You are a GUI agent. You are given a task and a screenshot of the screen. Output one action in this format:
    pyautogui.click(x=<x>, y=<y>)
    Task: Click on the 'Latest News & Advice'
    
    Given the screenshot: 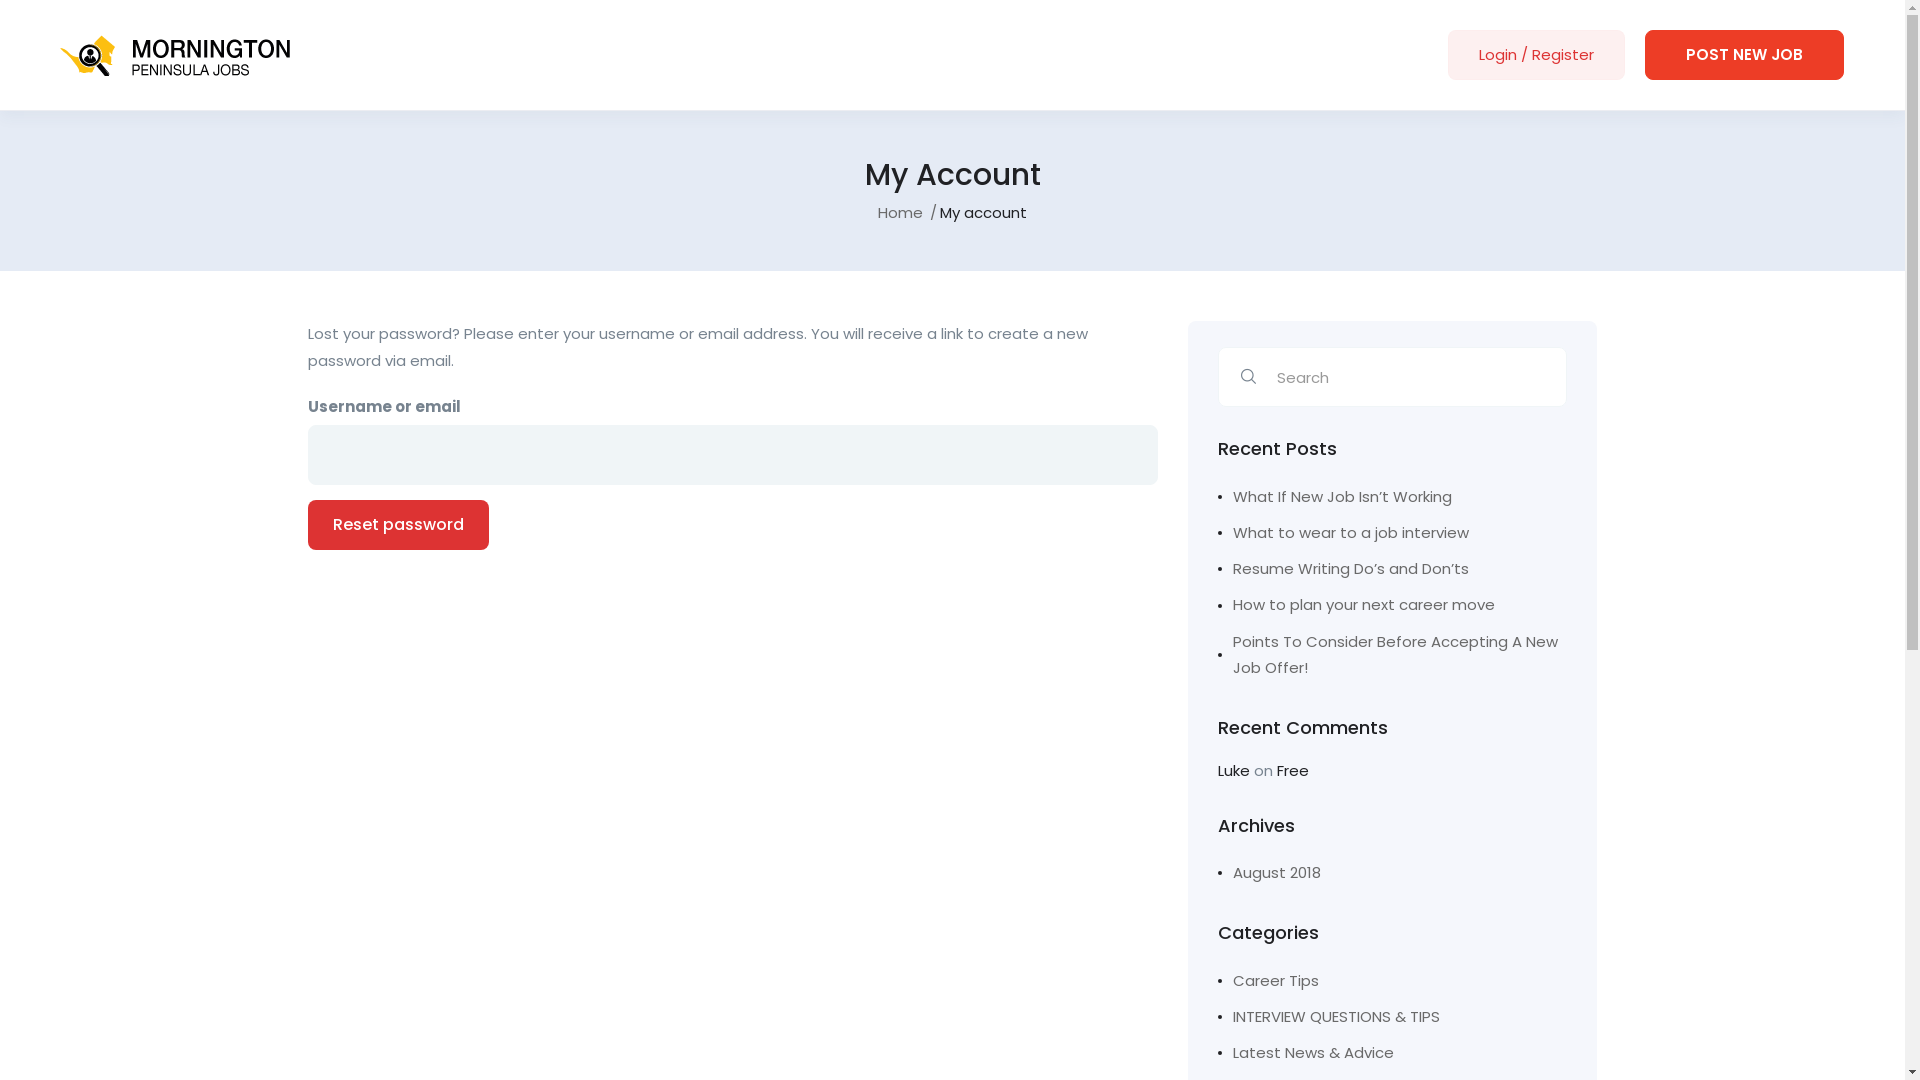 What is the action you would take?
    pyautogui.click(x=1305, y=1052)
    